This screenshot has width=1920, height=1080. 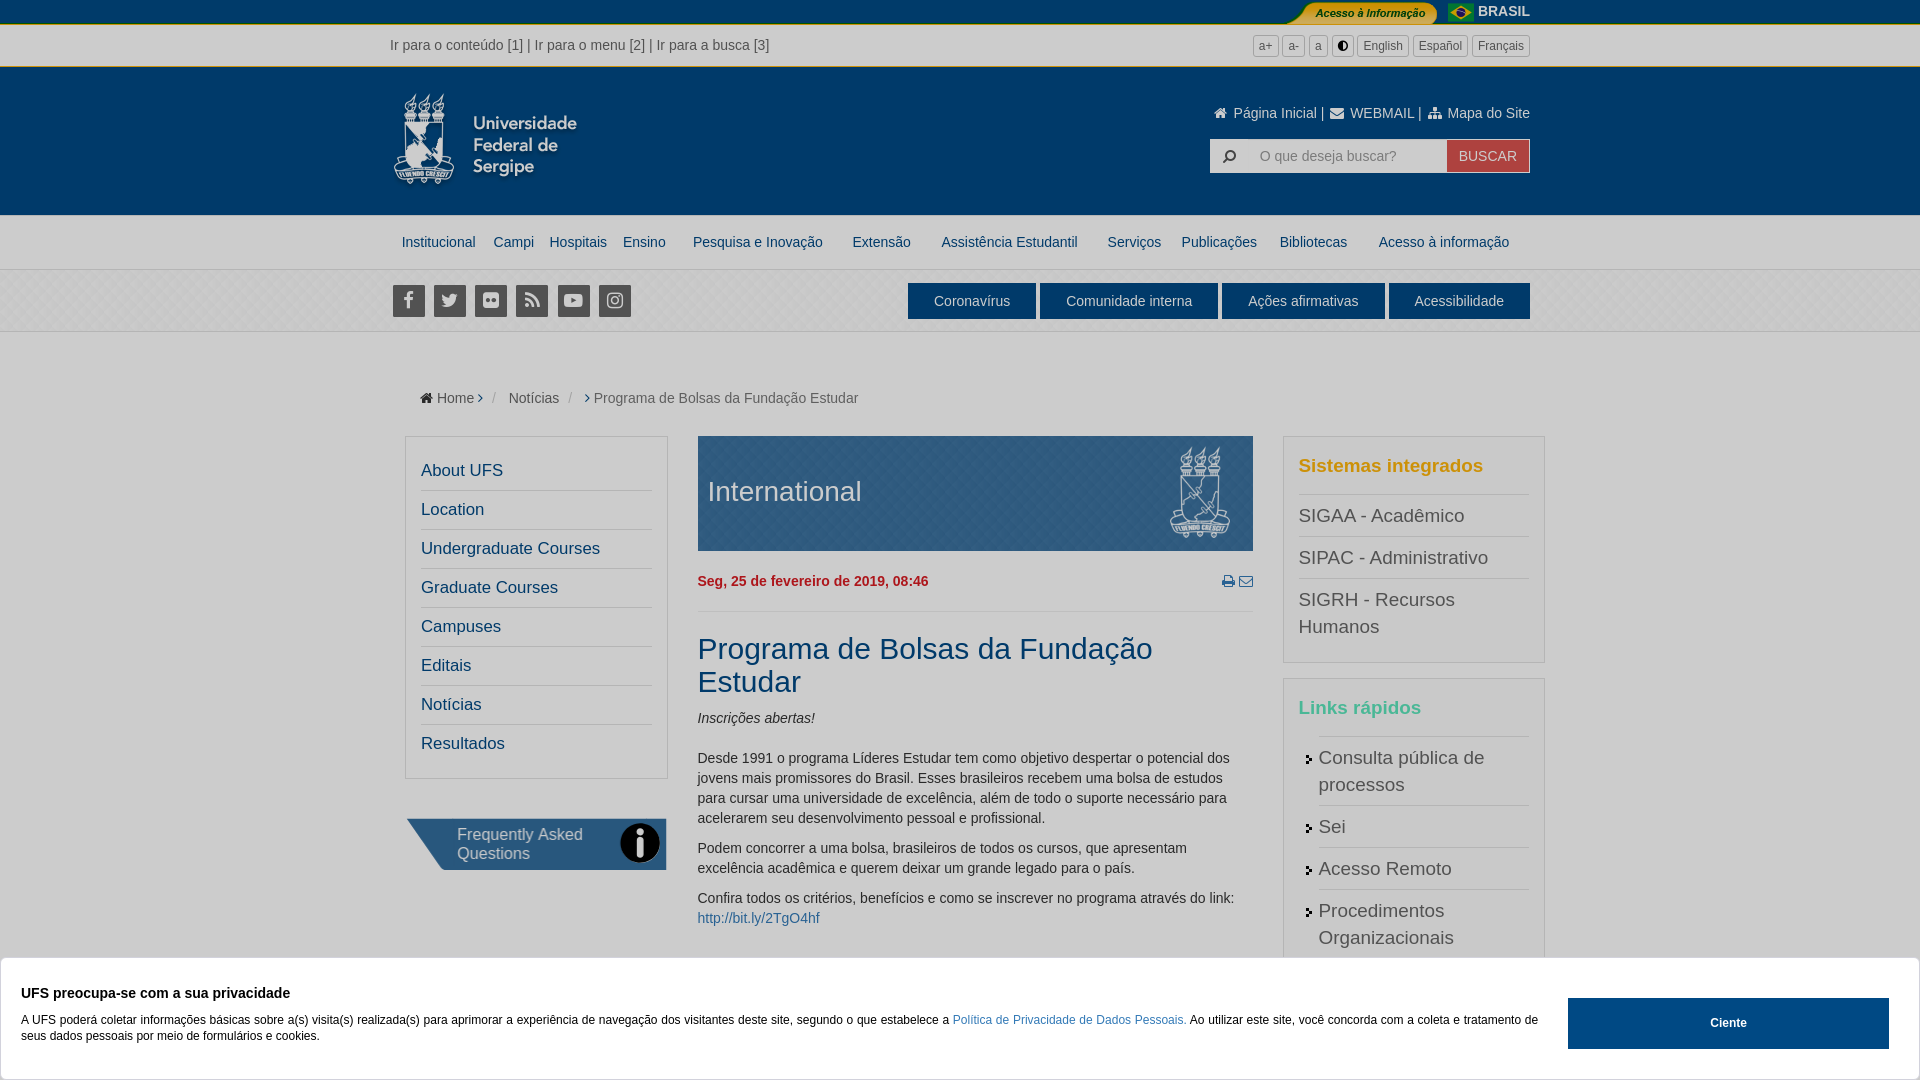 I want to click on 'Ir para o menu [2]', so click(x=589, y=45).